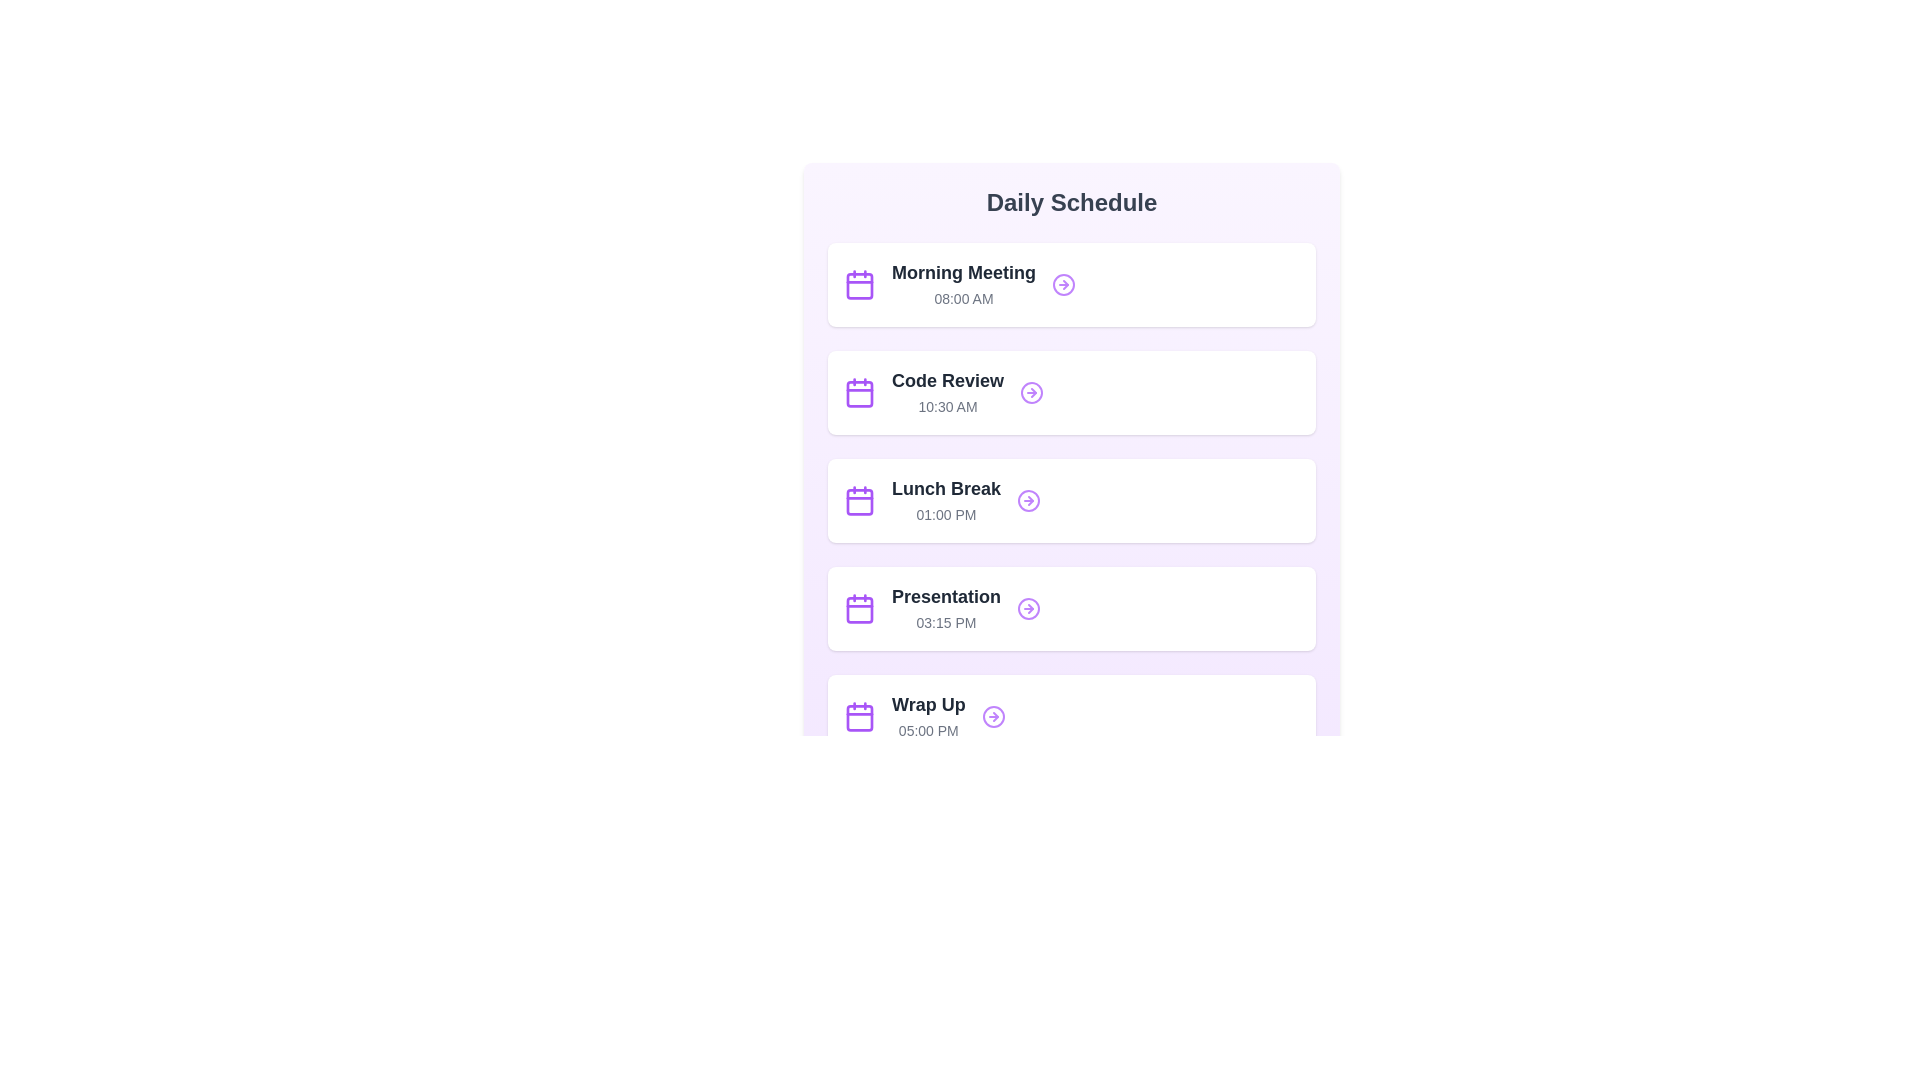 The height and width of the screenshot is (1080, 1920). What do you see at coordinates (1032, 393) in the screenshot?
I see `the circular icon button with a purple outline and a right-pointing arrow adjacent to the 'Code Review' section` at bounding box center [1032, 393].